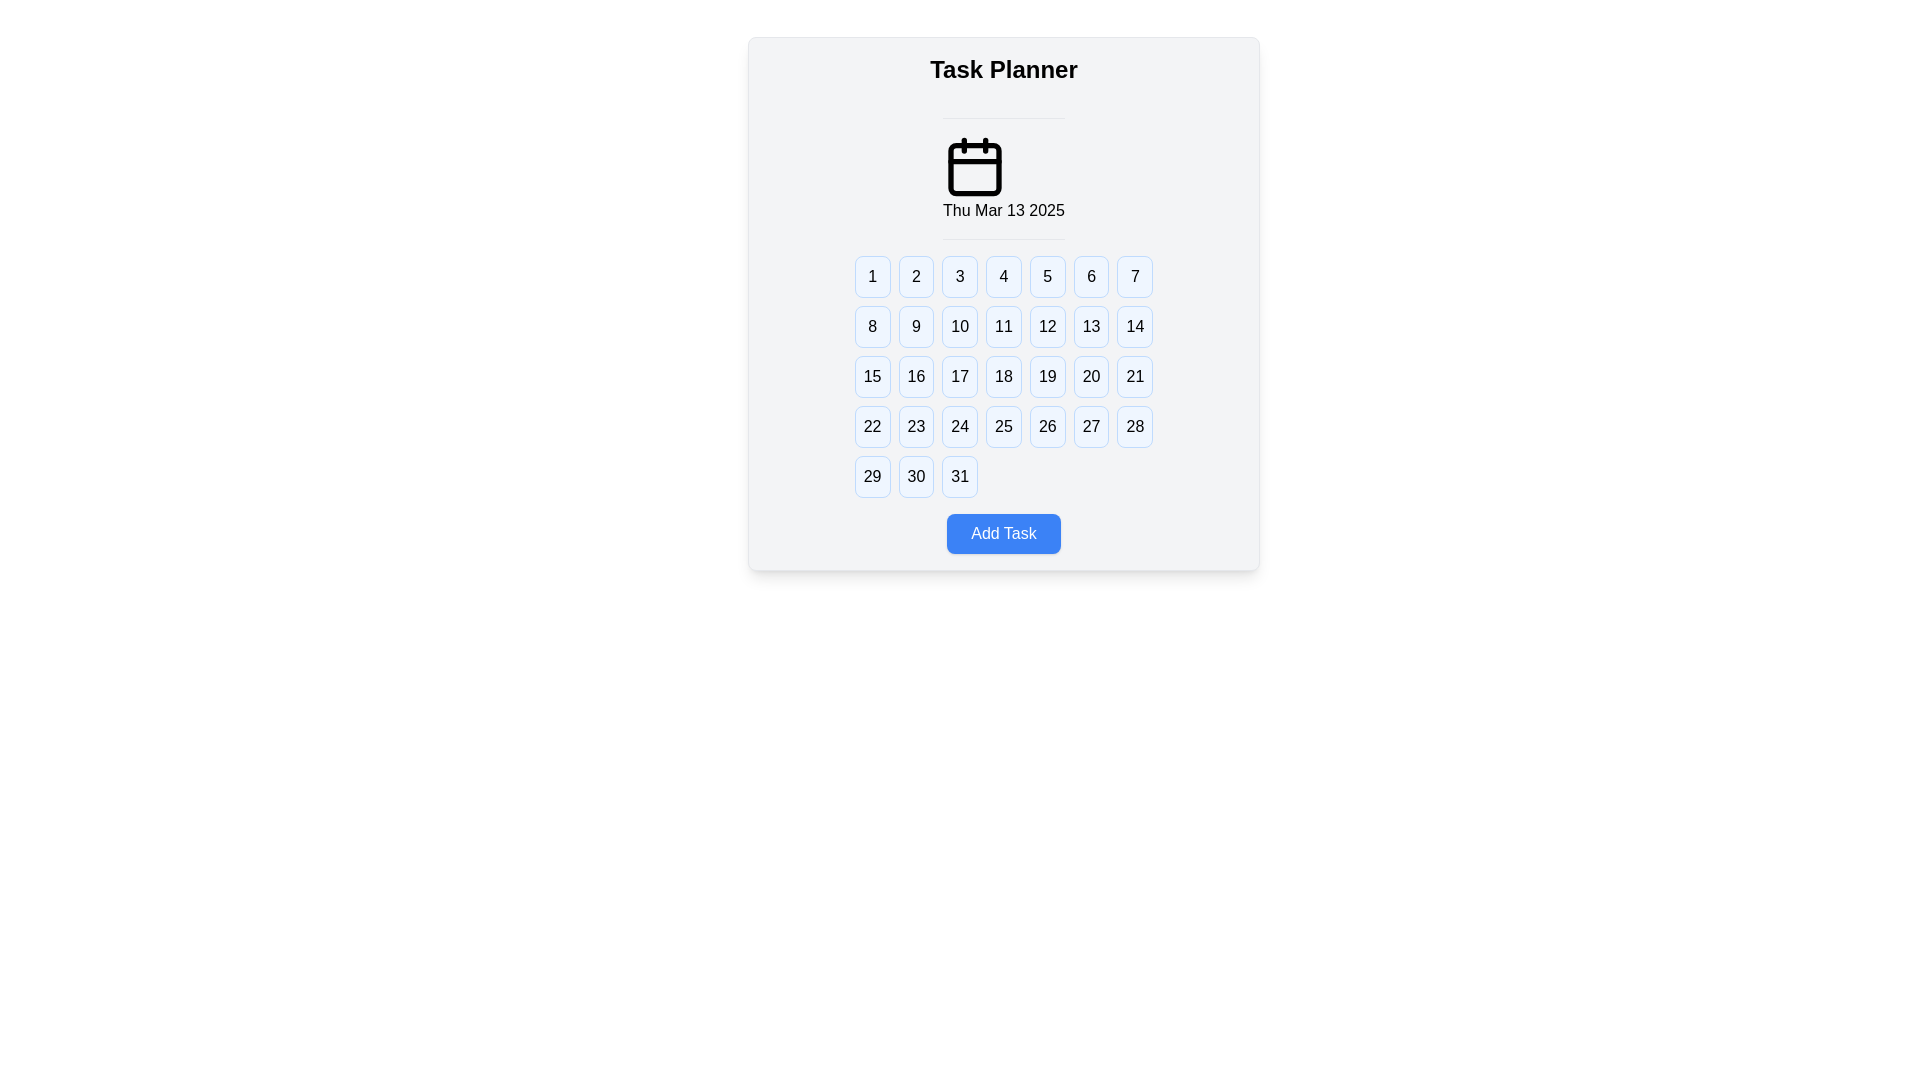 This screenshot has height=1080, width=1920. What do you see at coordinates (1003, 211) in the screenshot?
I see `the Static Text displaying the date 'Thu Mar 13 2025', which is centrally aligned below the calendar icon in the calendar interface` at bounding box center [1003, 211].